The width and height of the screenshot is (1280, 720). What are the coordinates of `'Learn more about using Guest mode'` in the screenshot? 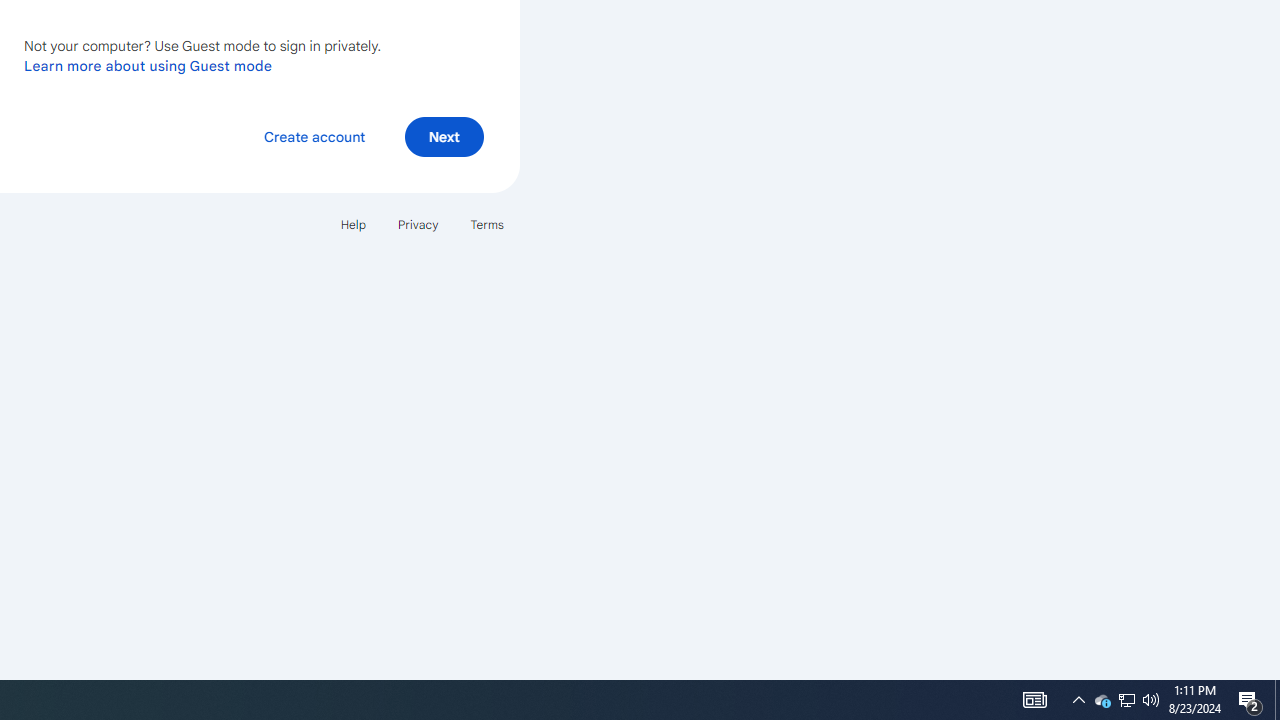 It's located at (147, 64).